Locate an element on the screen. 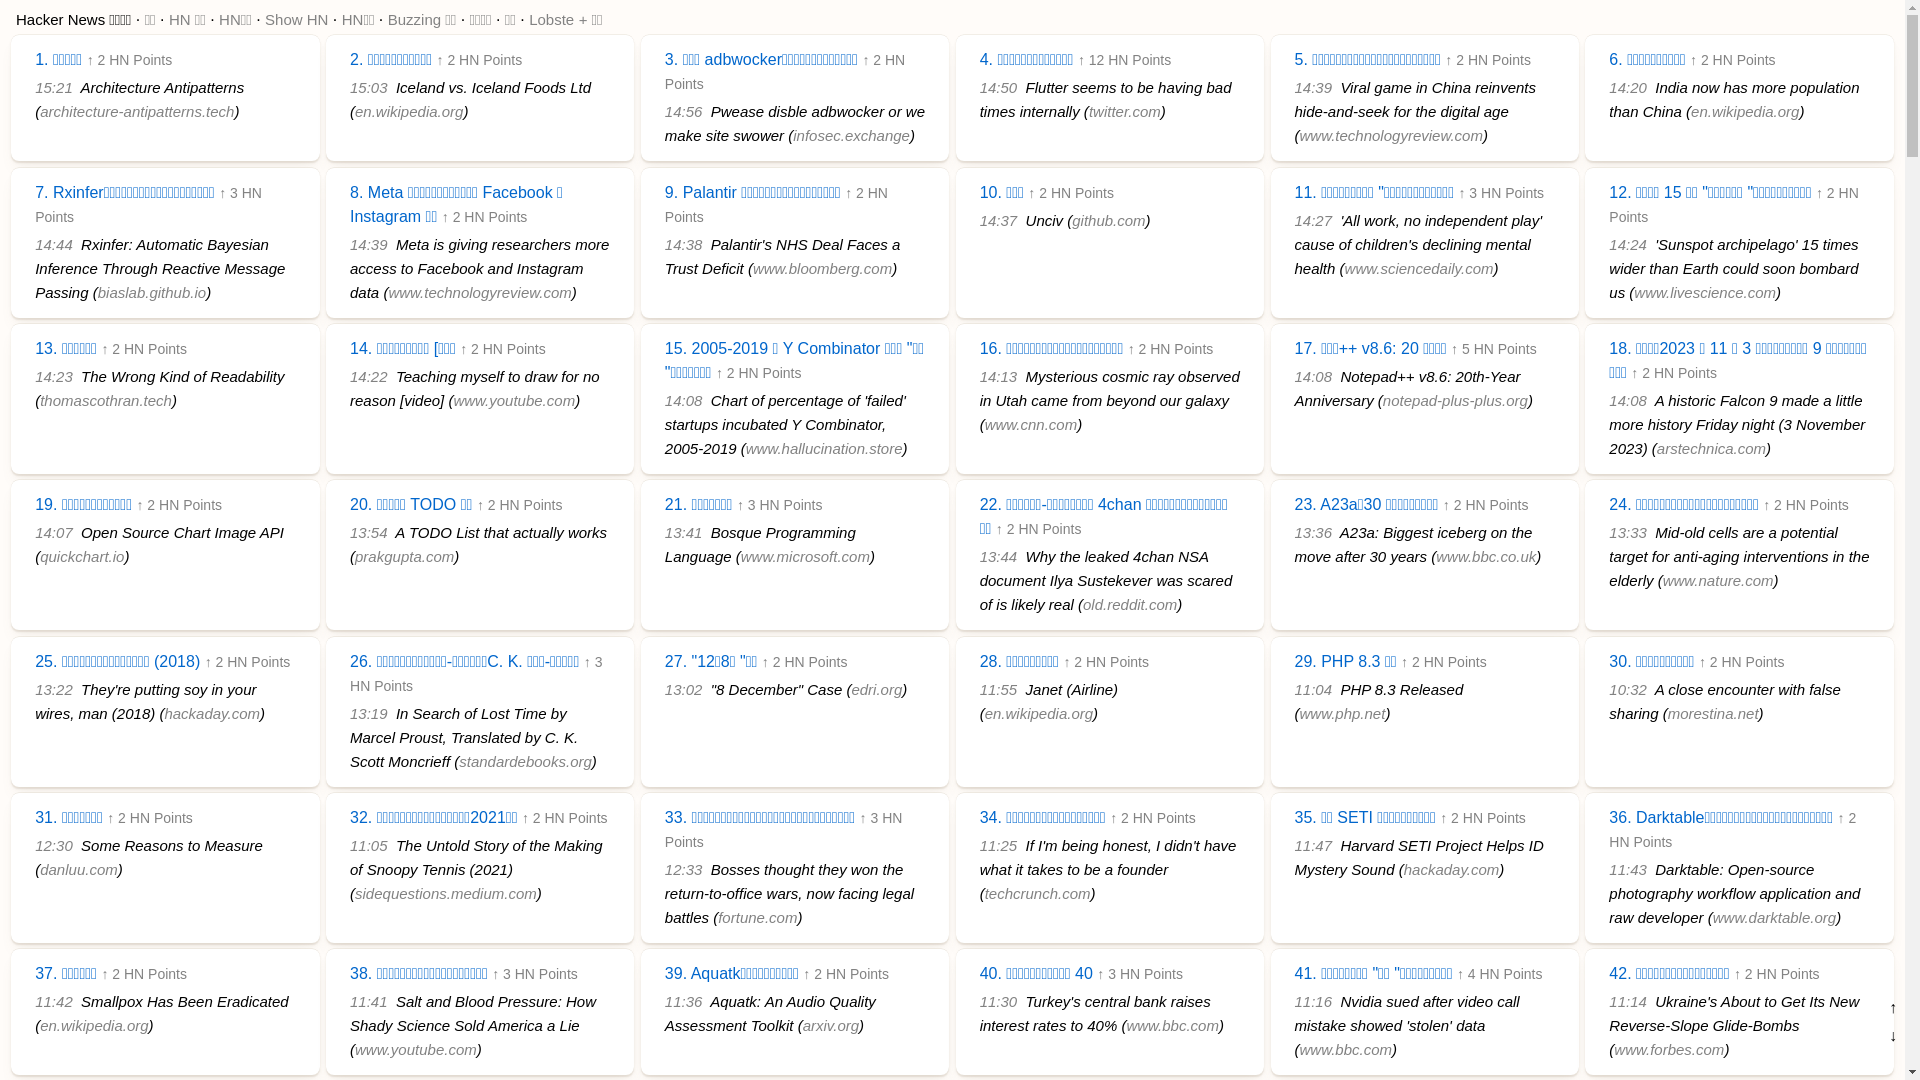 The width and height of the screenshot is (1920, 1080). 'sidequestions.medium.com' is located at coordinates (445, 892).